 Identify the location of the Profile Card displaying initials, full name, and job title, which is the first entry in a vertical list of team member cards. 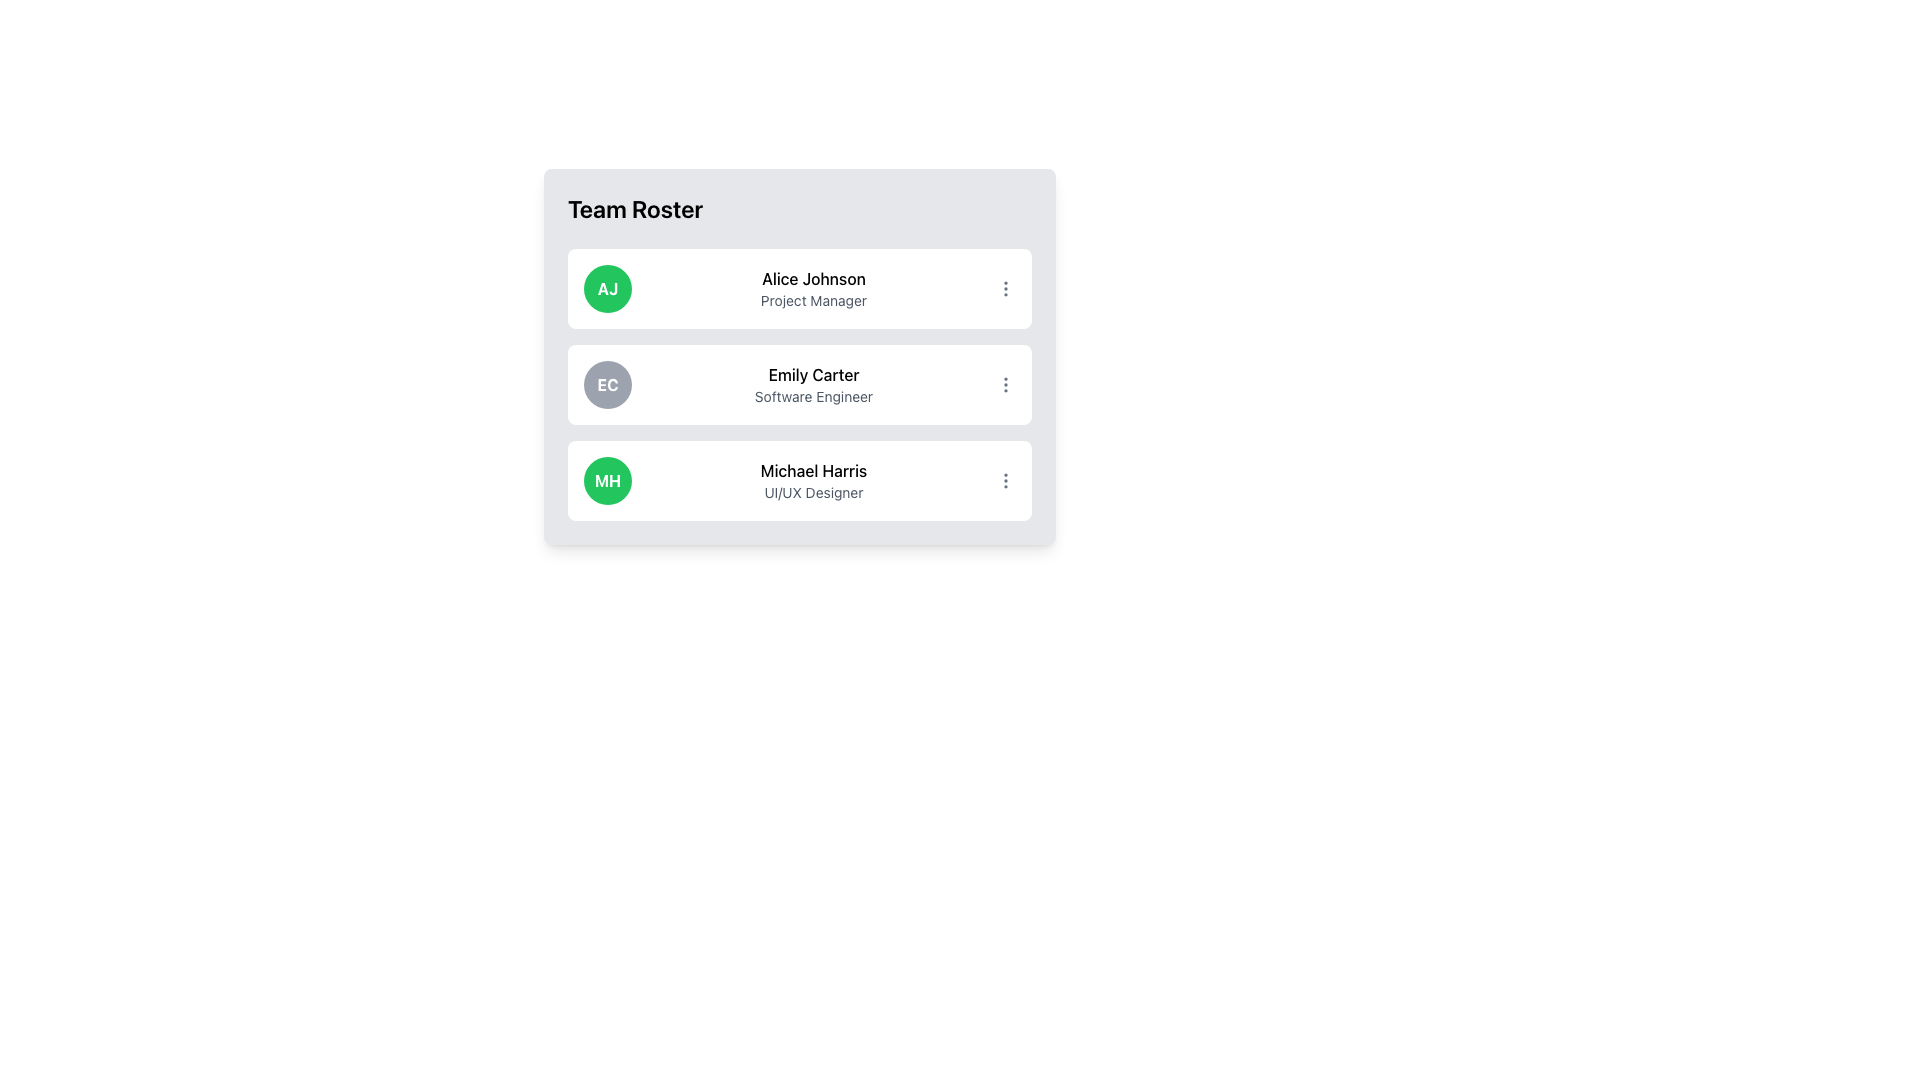
(800, 289).